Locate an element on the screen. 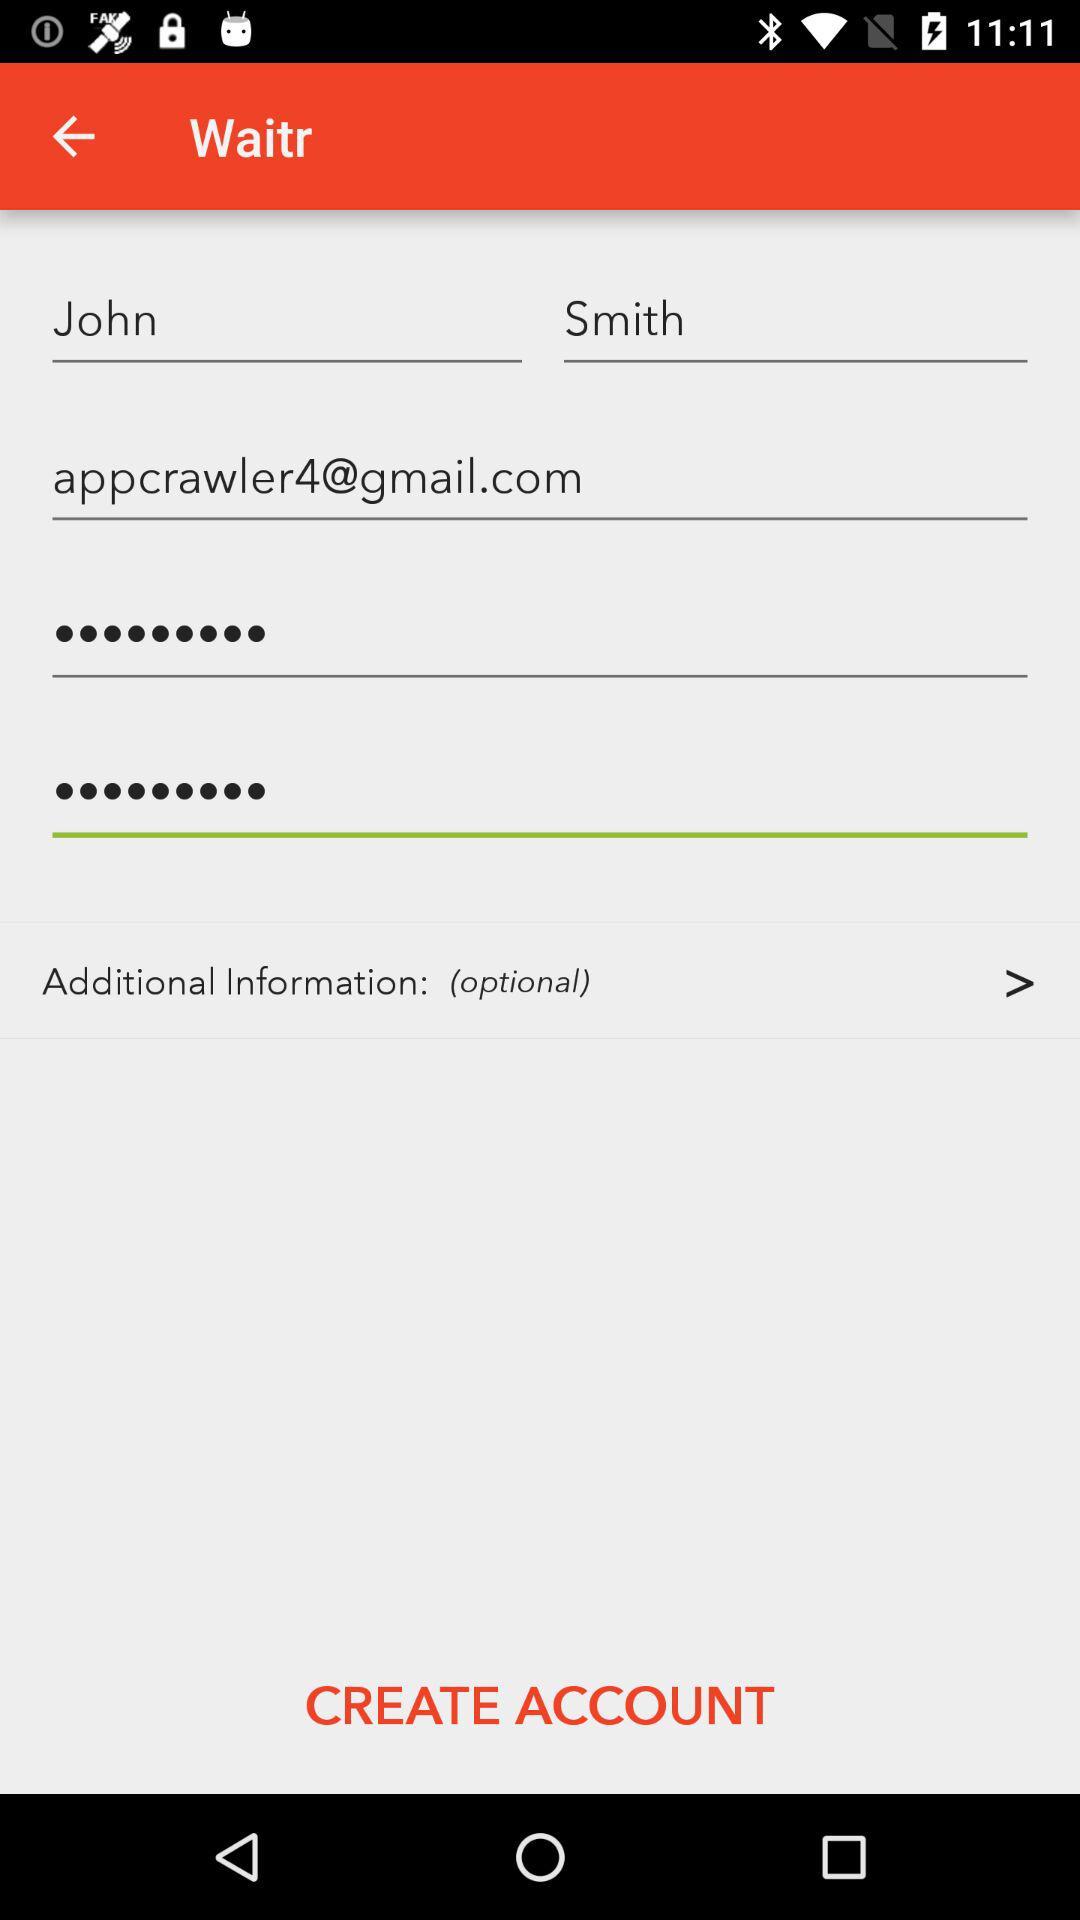 The image size is (1080, 1920). item below the john icon is located at coordinates (540, 474).